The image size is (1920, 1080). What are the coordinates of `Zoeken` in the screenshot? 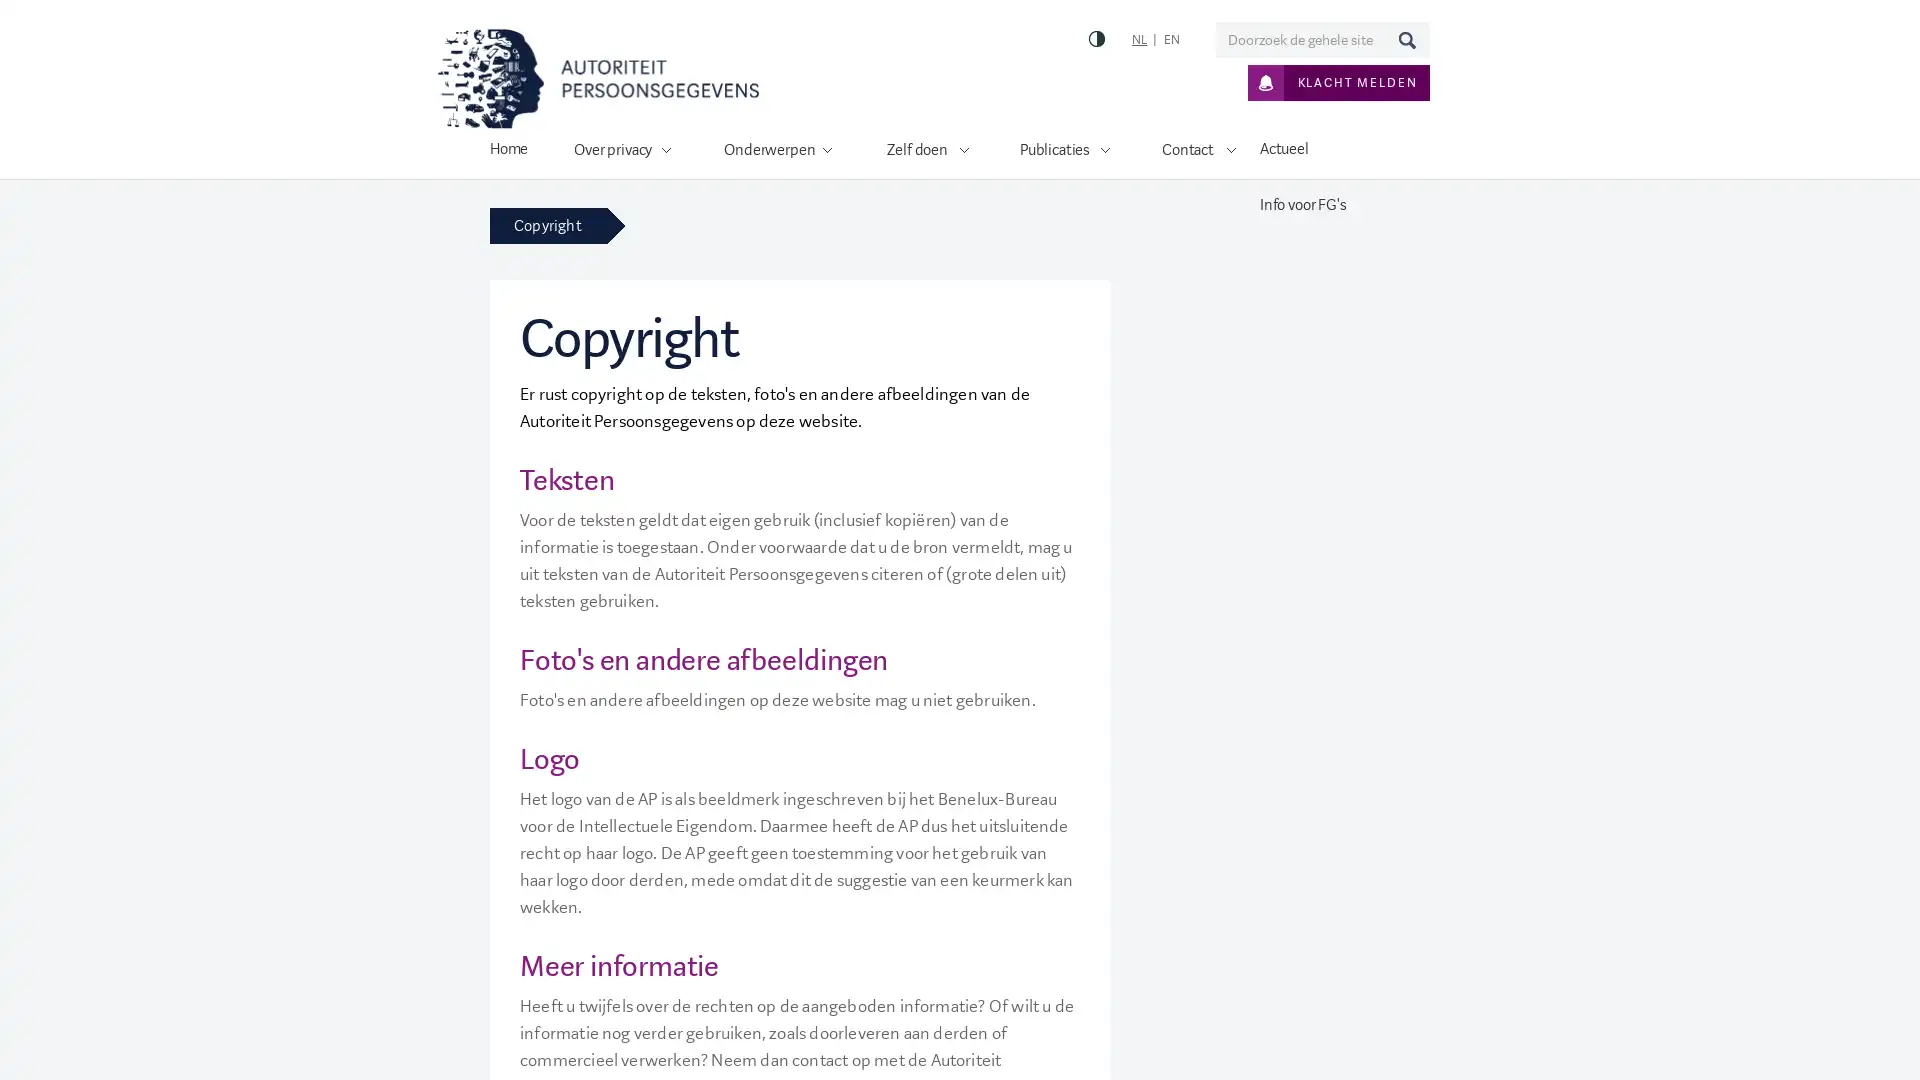 It's located at (1405, 39).